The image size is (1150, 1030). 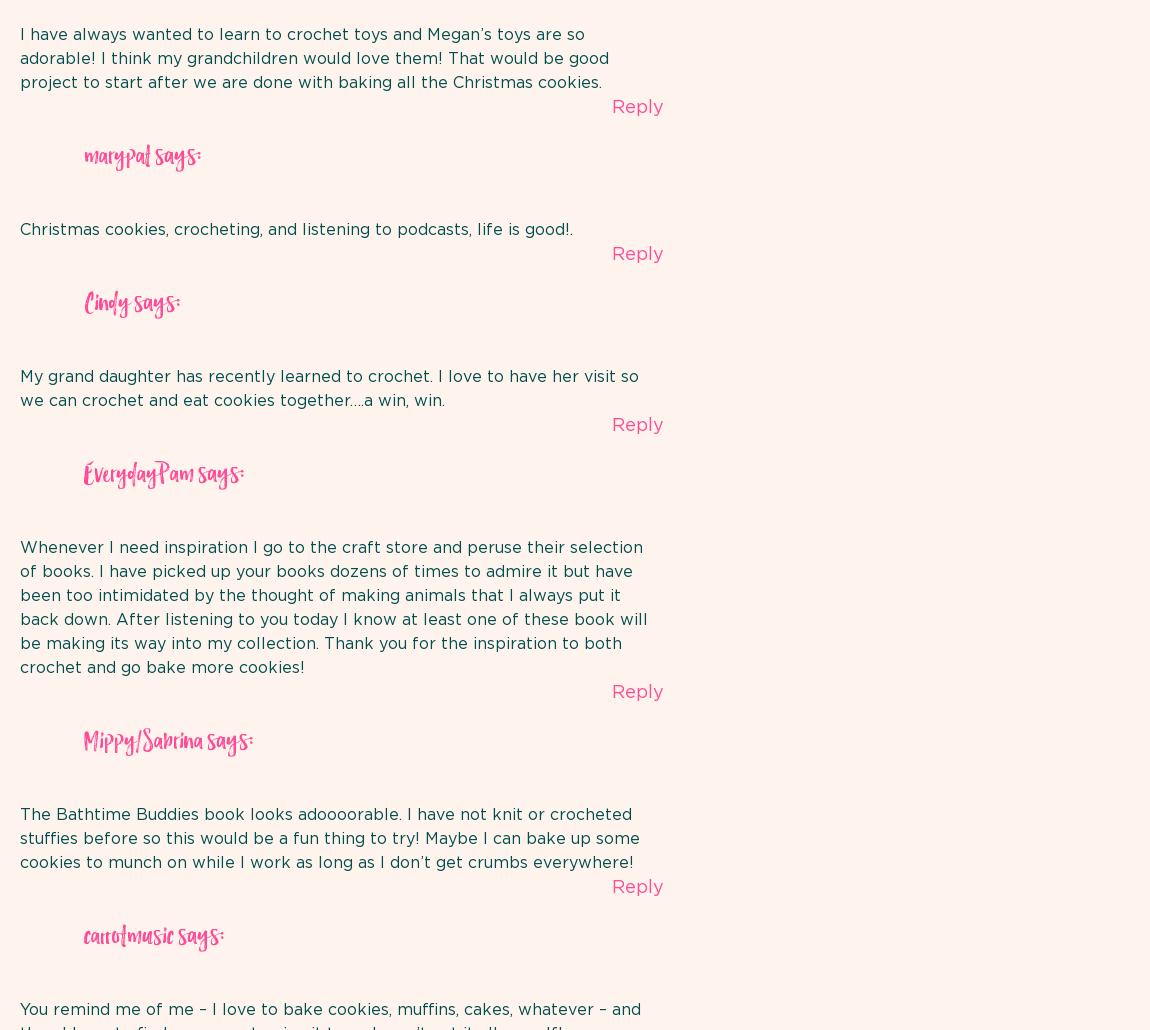 What do you see at coordinates (329, 388) in the screenshot?
I see `'My grand daughter has recently learned to crochet.  I love to have her visit so we can crochet and eat cookies together….a win, win.'` at bounding box center [329, 388].